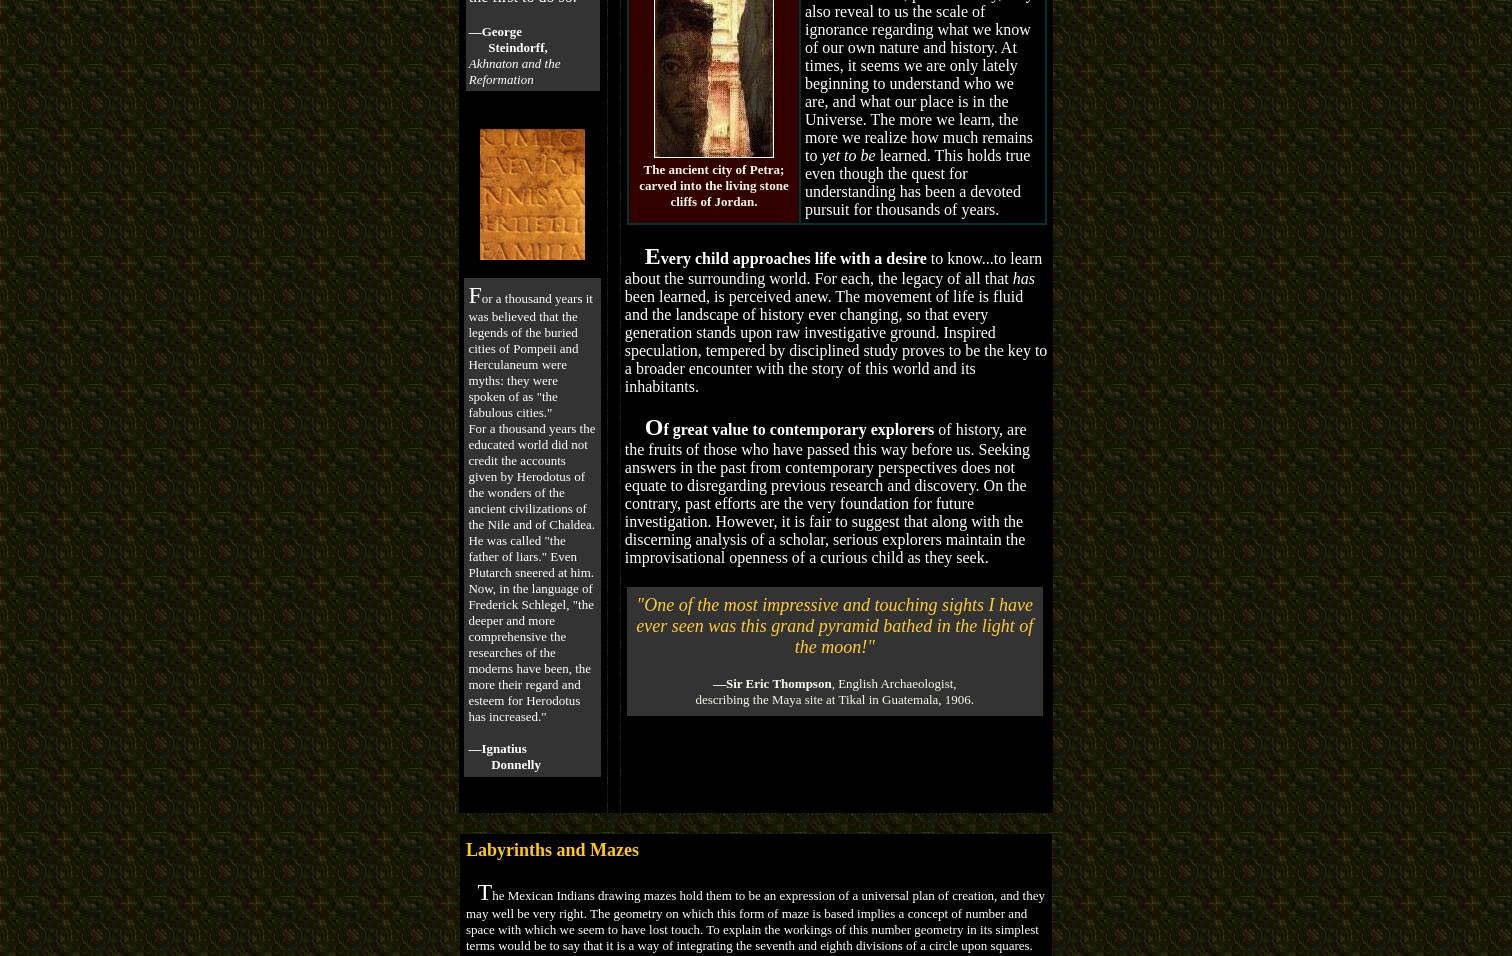  What do you see at coordinates (506, 46) in the screenshot?
I see `'Steindorff,'` at bounding box center [506, 46].